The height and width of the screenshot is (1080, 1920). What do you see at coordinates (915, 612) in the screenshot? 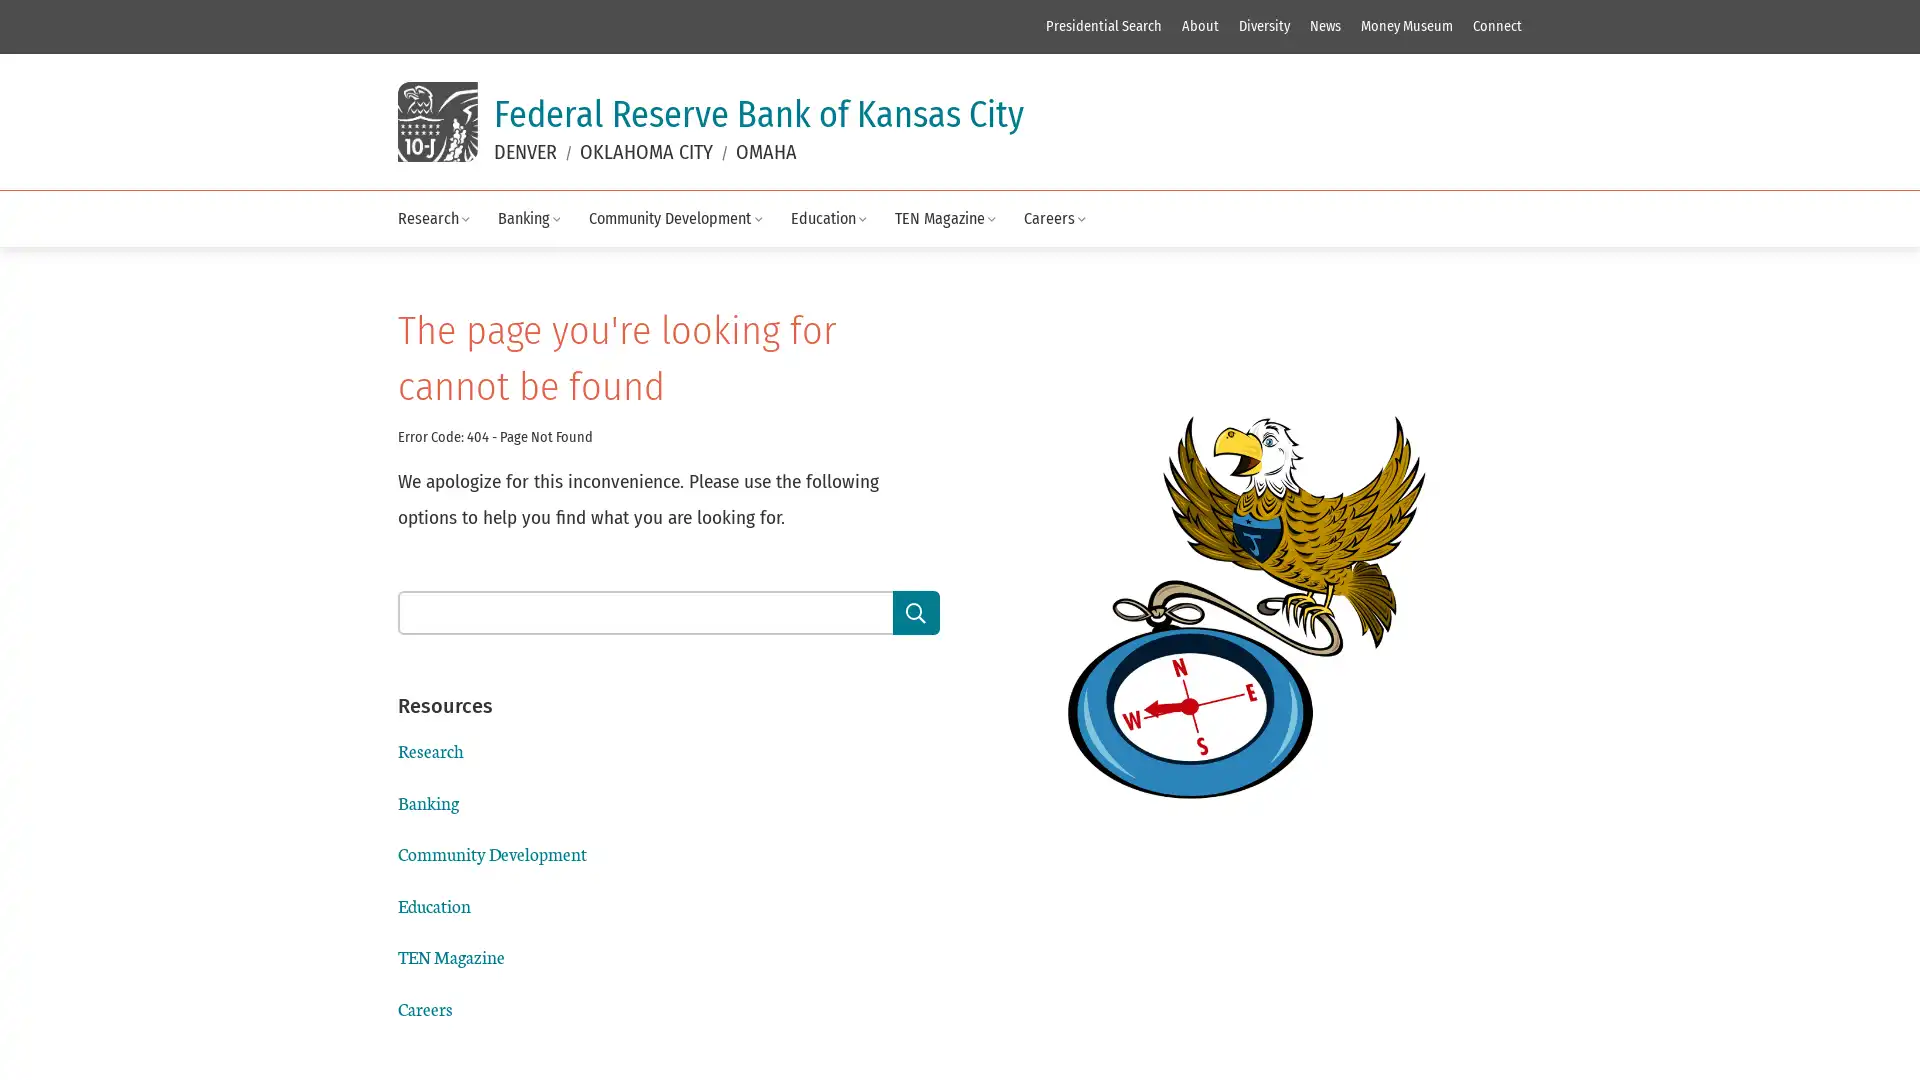
I see `Search` at bounding box center [915, 612].